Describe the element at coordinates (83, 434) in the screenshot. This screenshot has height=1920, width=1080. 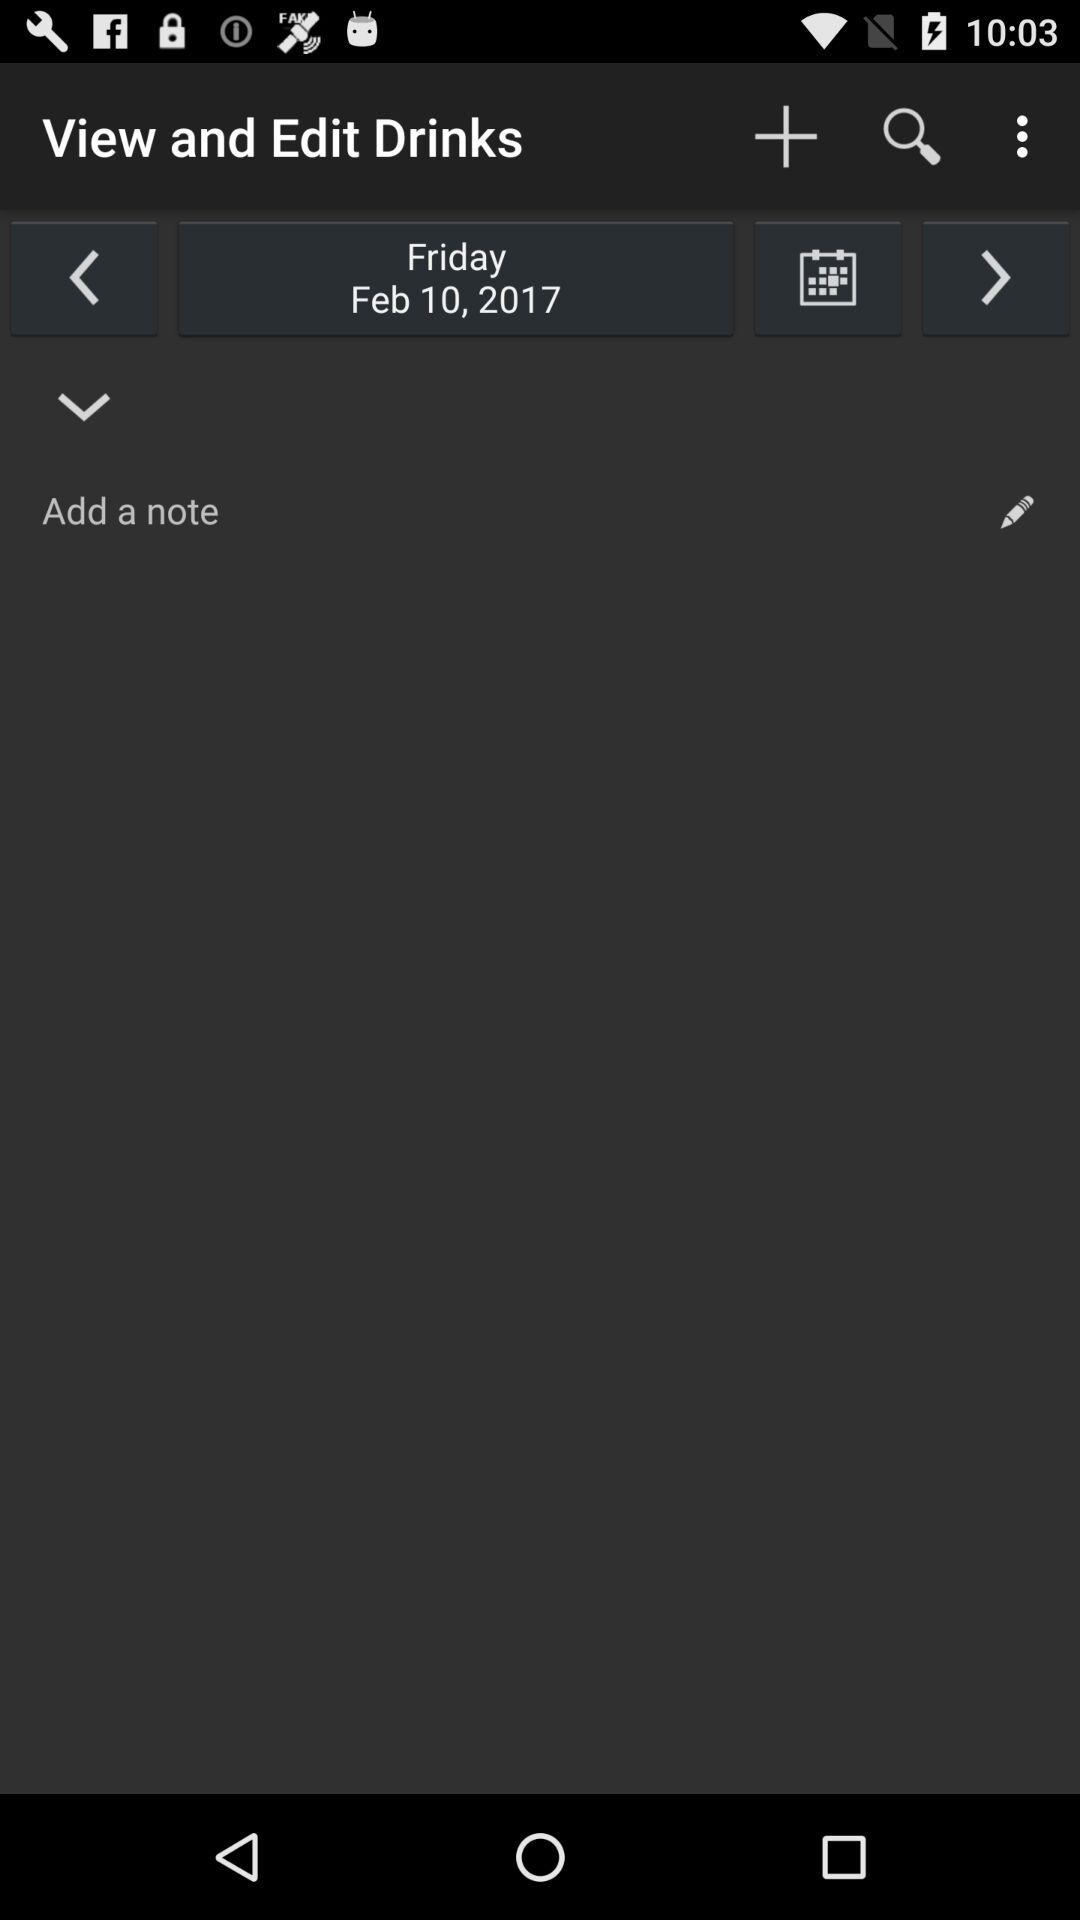
I see `the expand_more icon` at that location.